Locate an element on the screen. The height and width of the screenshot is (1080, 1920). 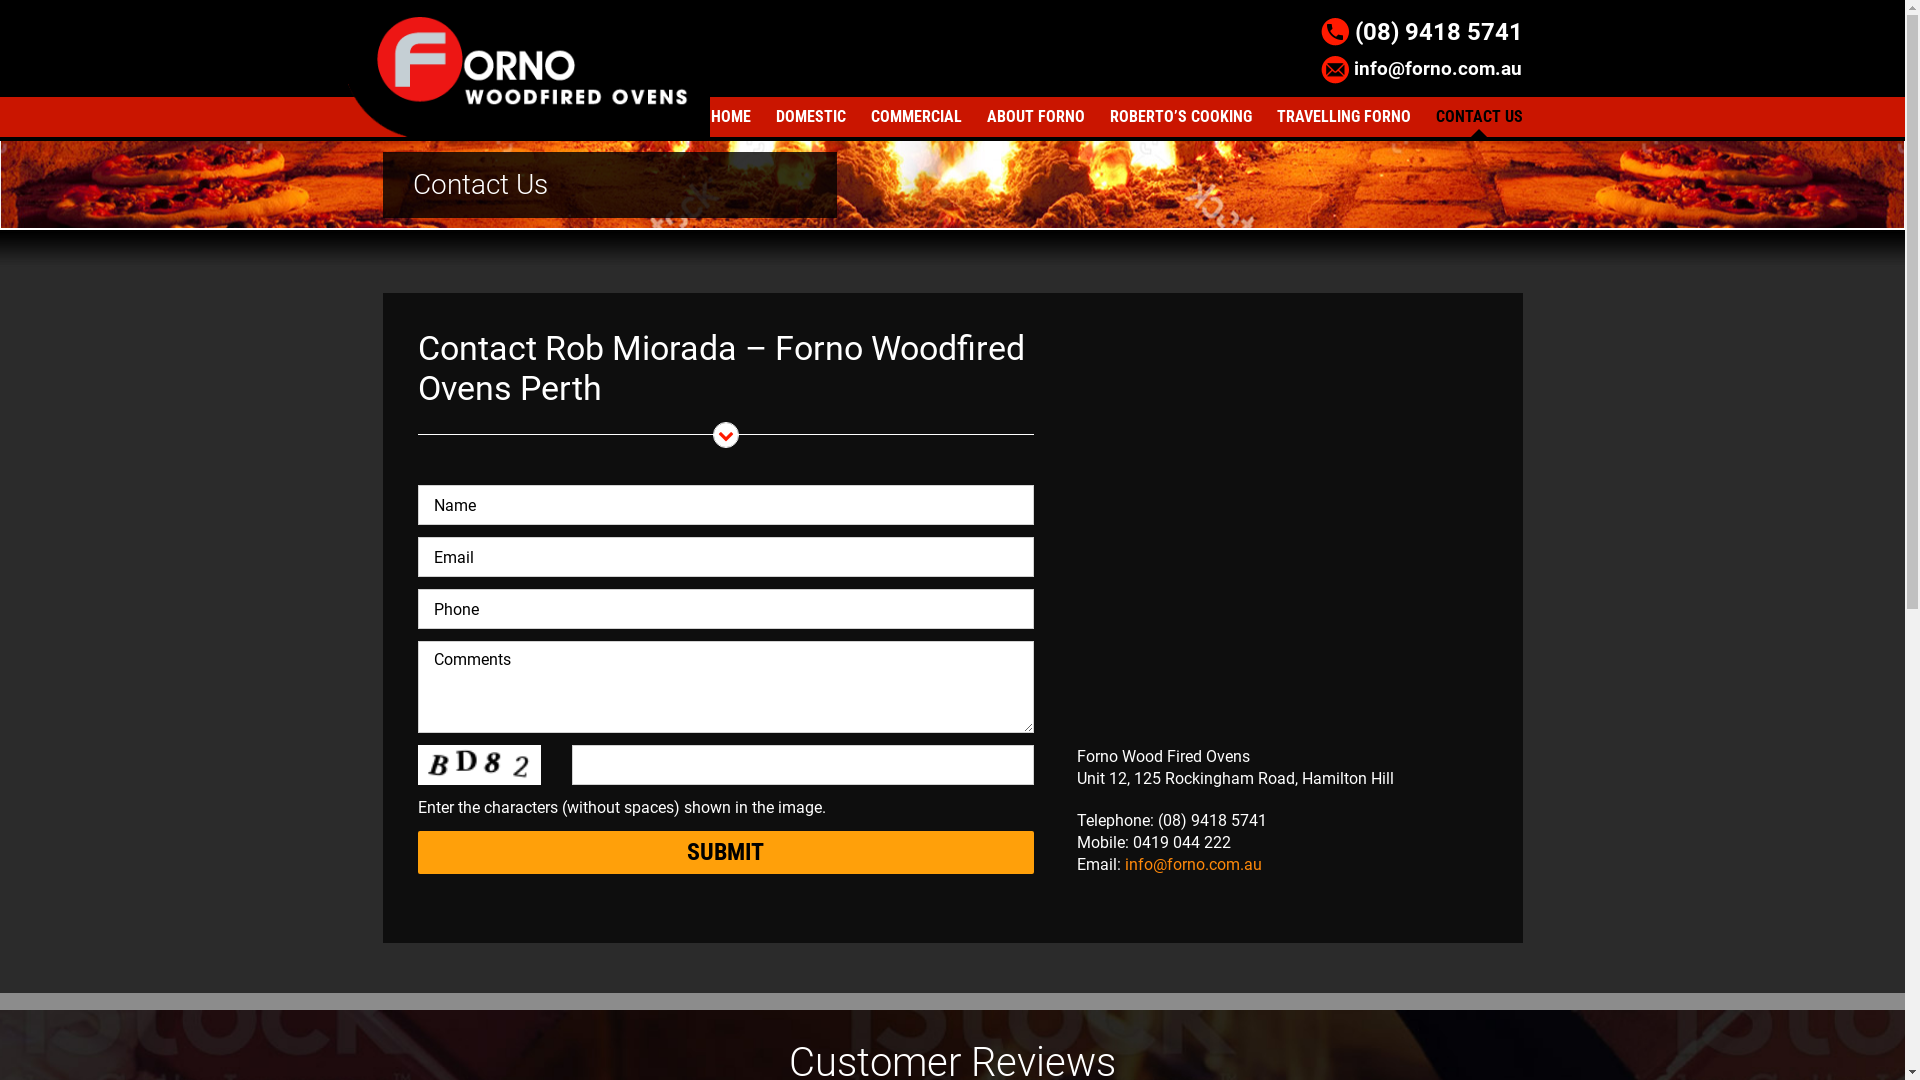
'(08) 9418 5741' is located at coordinates (1320, 31).